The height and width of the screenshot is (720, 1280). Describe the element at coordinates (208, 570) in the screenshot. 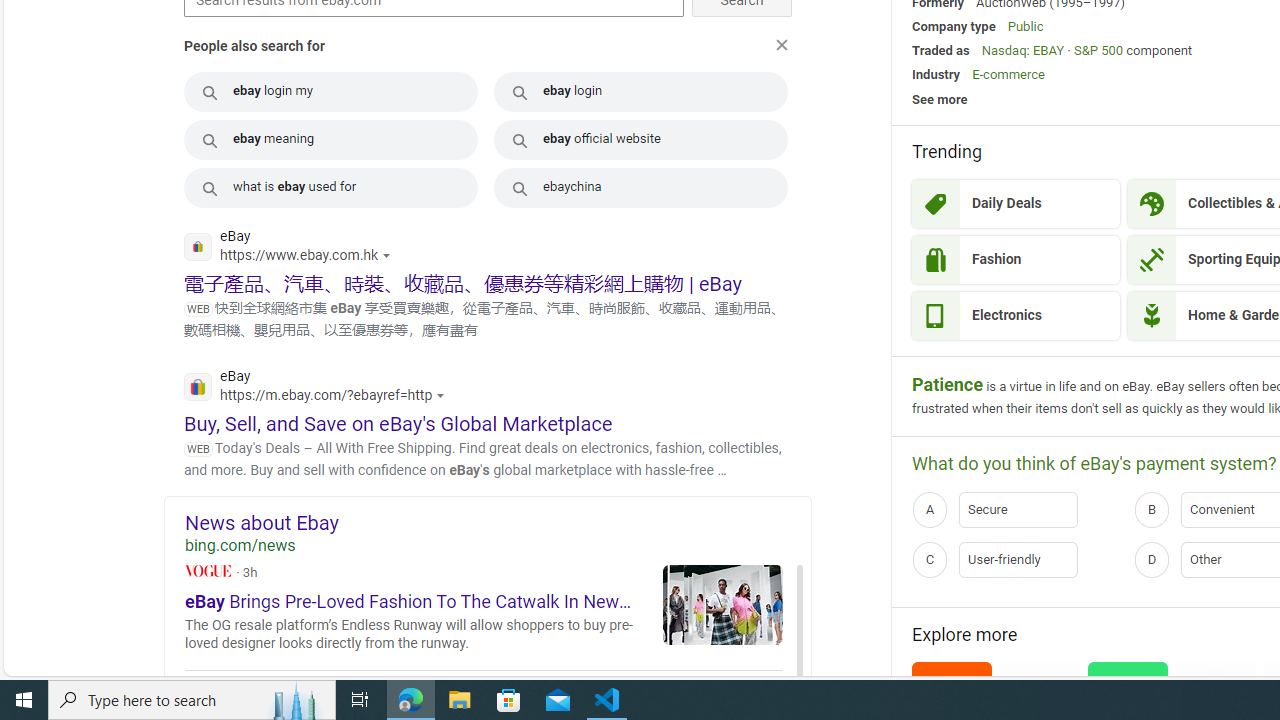

I see `'Vogue'` at that location.